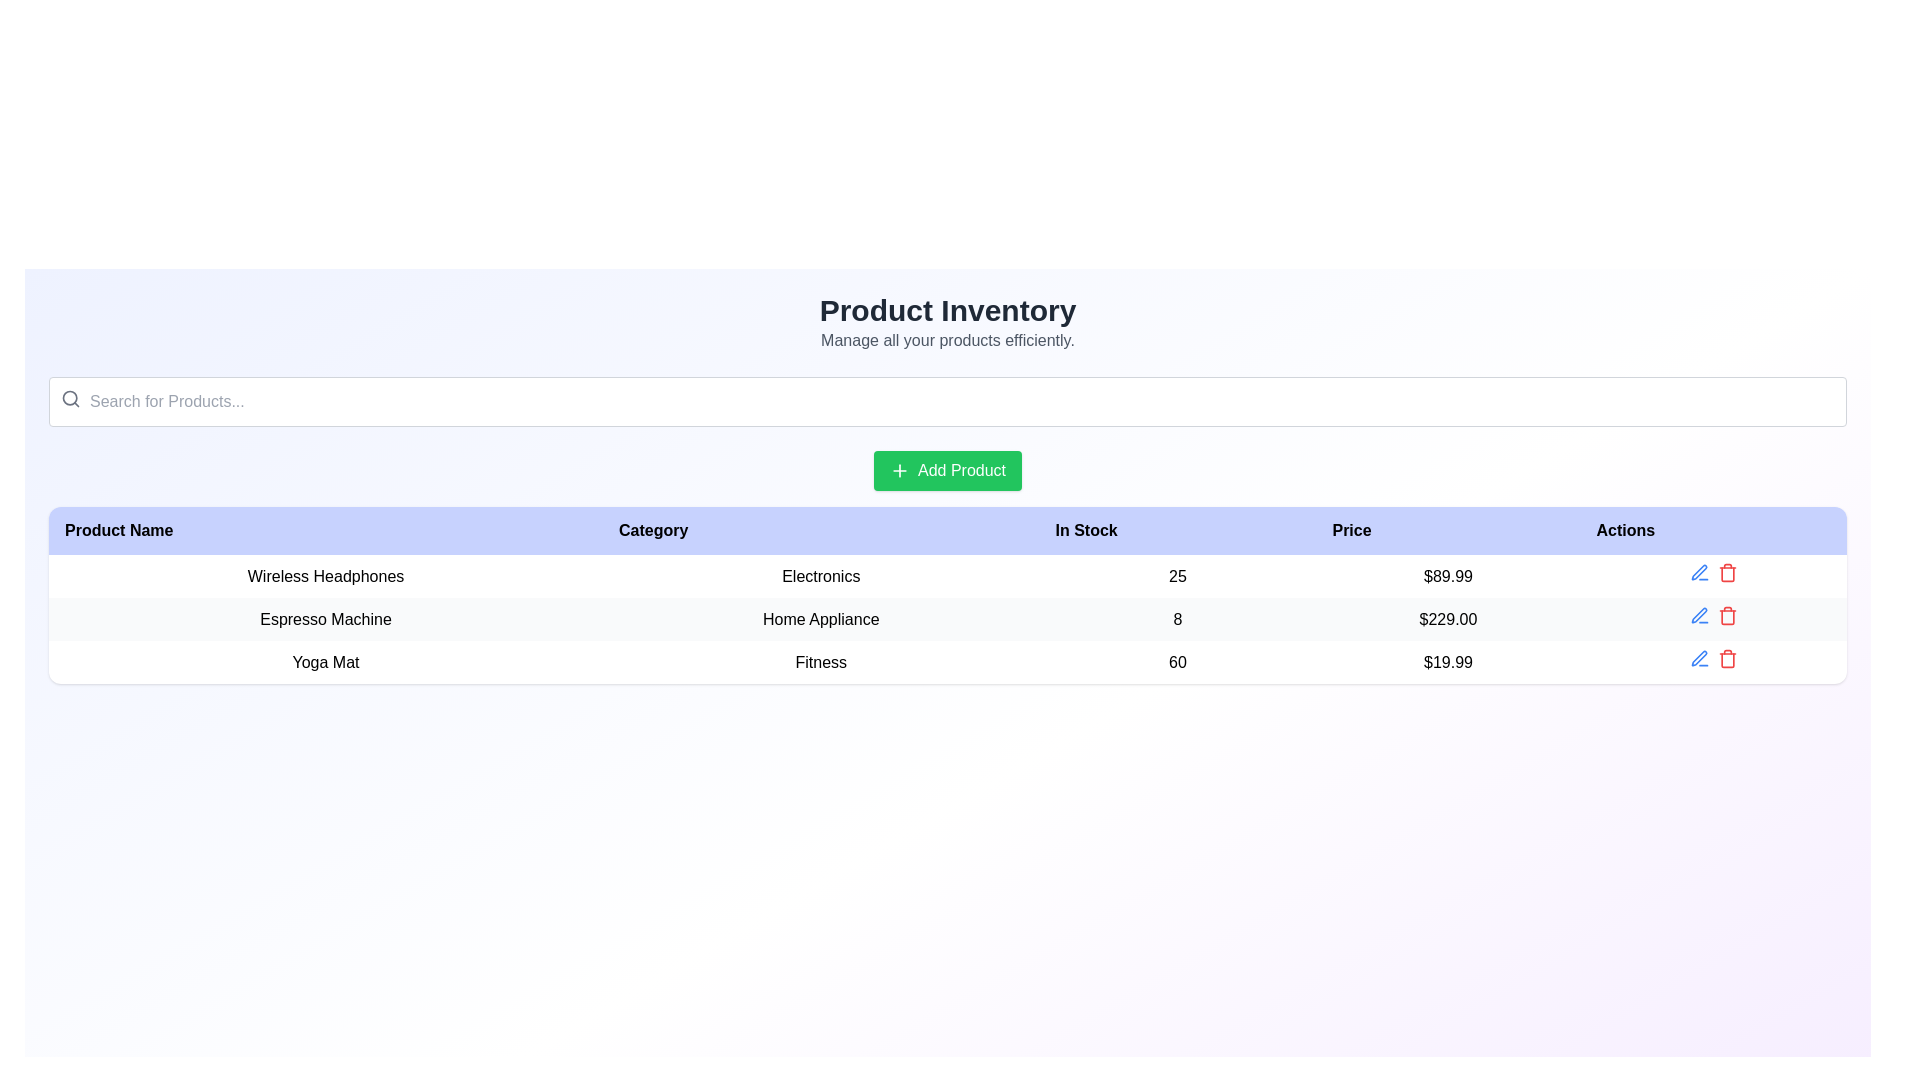 Image resolution: width=1920 pixels, height=1080 pixels. What do you see at coordinates (1712, 618) in the screenshot?
I see `the interactive action group consisting of a blue pencil-like icon and a red trash-bin-like icon in the Actions column of the table for the item 'Espresso Machine'` at bounding box center [1712, 618].